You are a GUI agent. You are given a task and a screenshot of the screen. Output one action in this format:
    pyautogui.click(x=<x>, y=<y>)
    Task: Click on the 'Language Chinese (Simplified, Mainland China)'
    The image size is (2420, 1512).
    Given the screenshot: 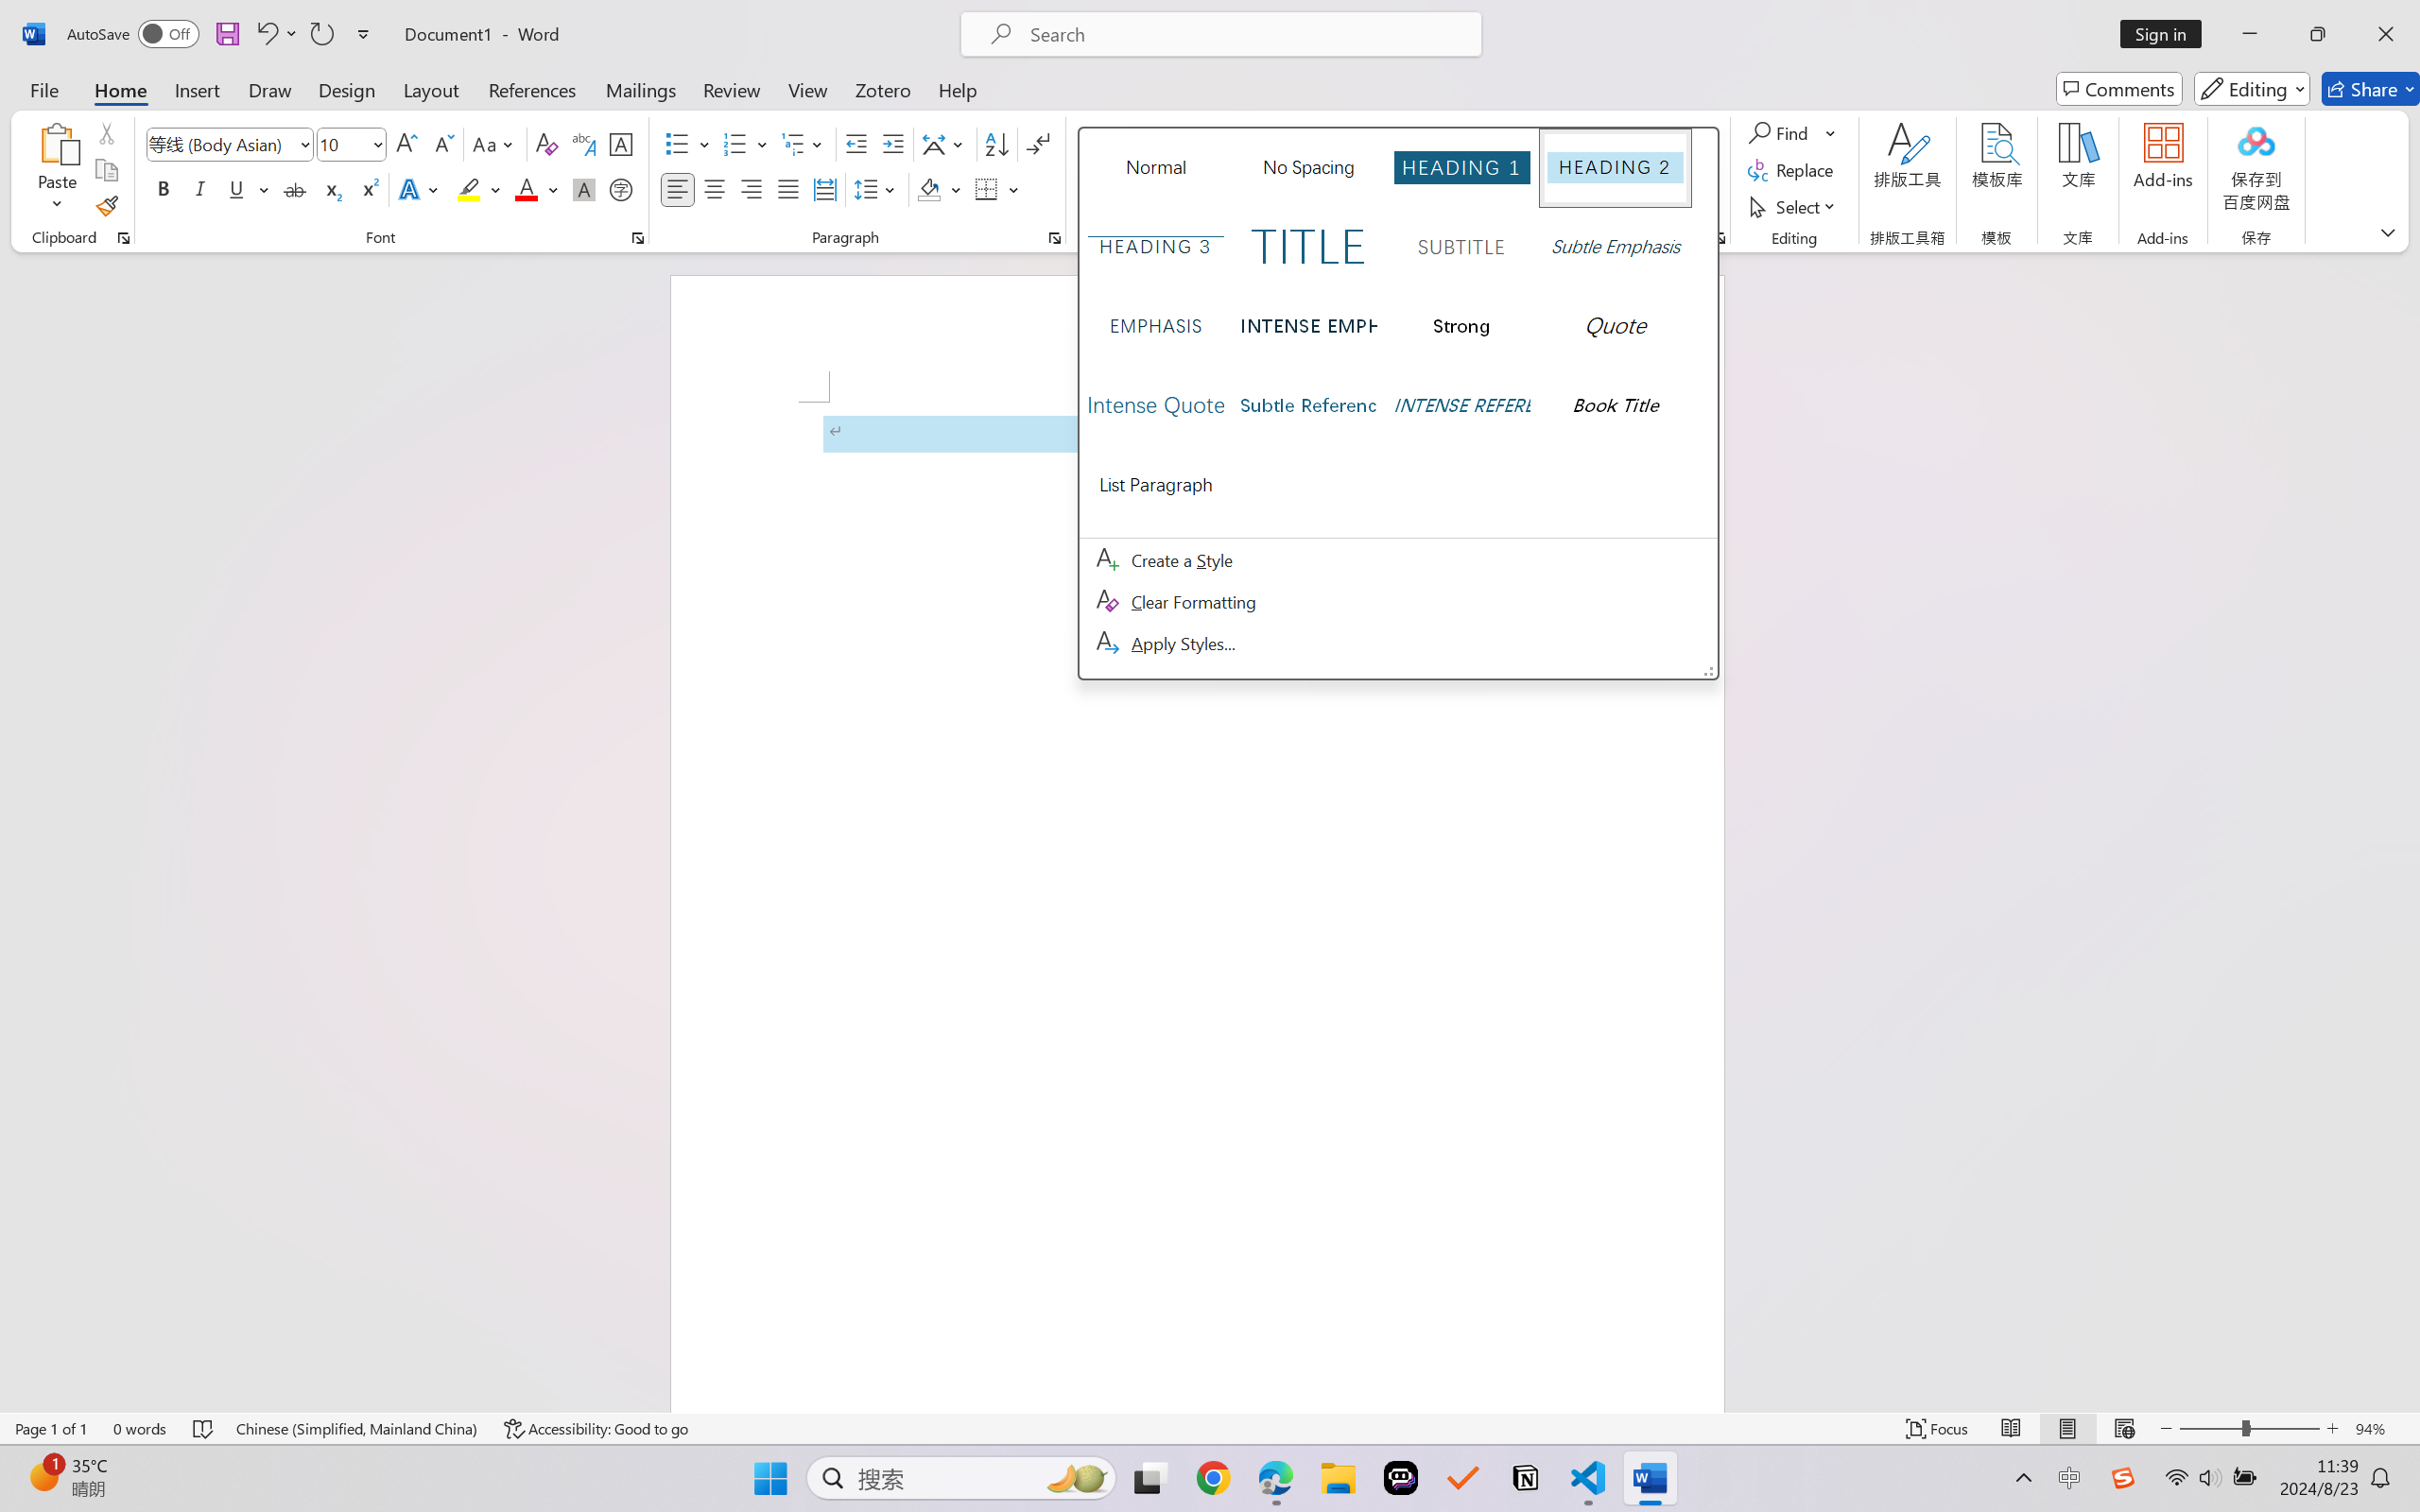 What is the action you would take?
    pyautogui.click(x=356, y=1428)
    